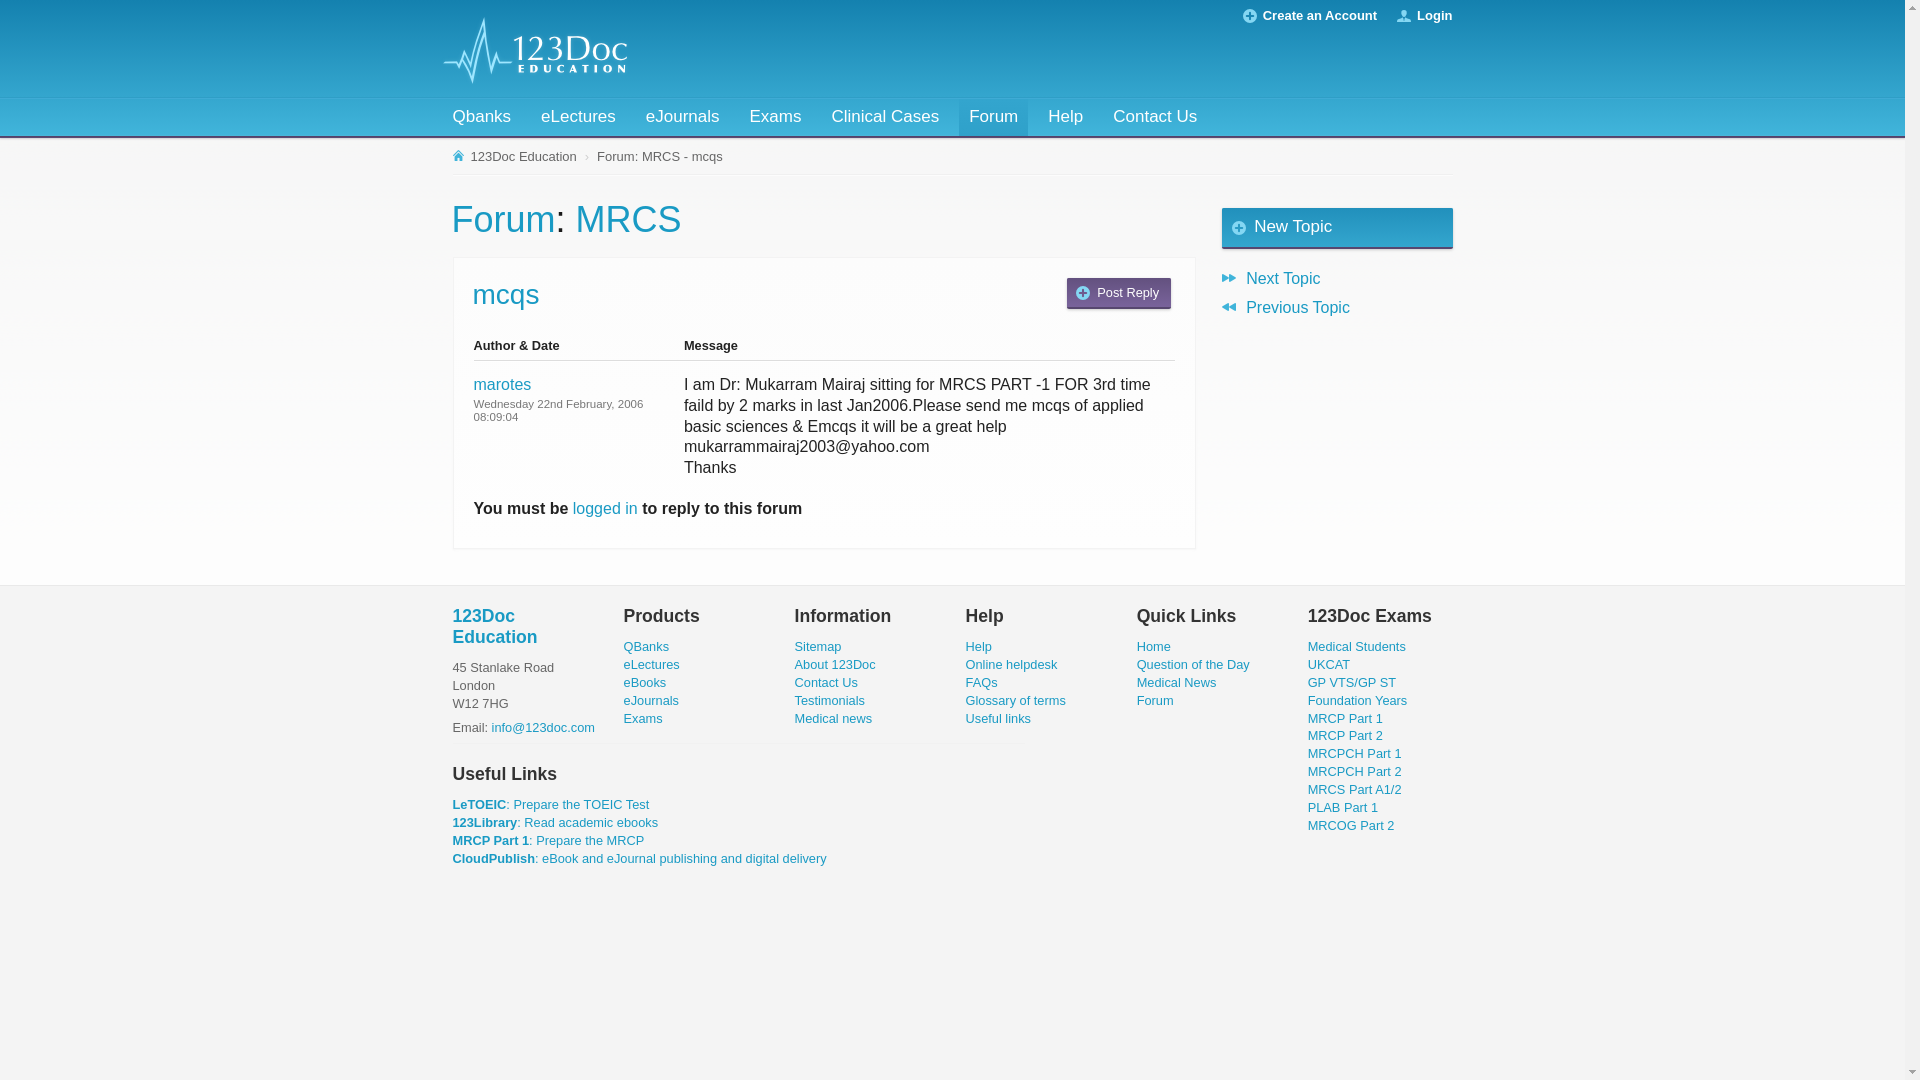 The height and width of the screenshot is (1080, 1920). I want to click on 'MRCPCH Part 1', so click(1354, 753).